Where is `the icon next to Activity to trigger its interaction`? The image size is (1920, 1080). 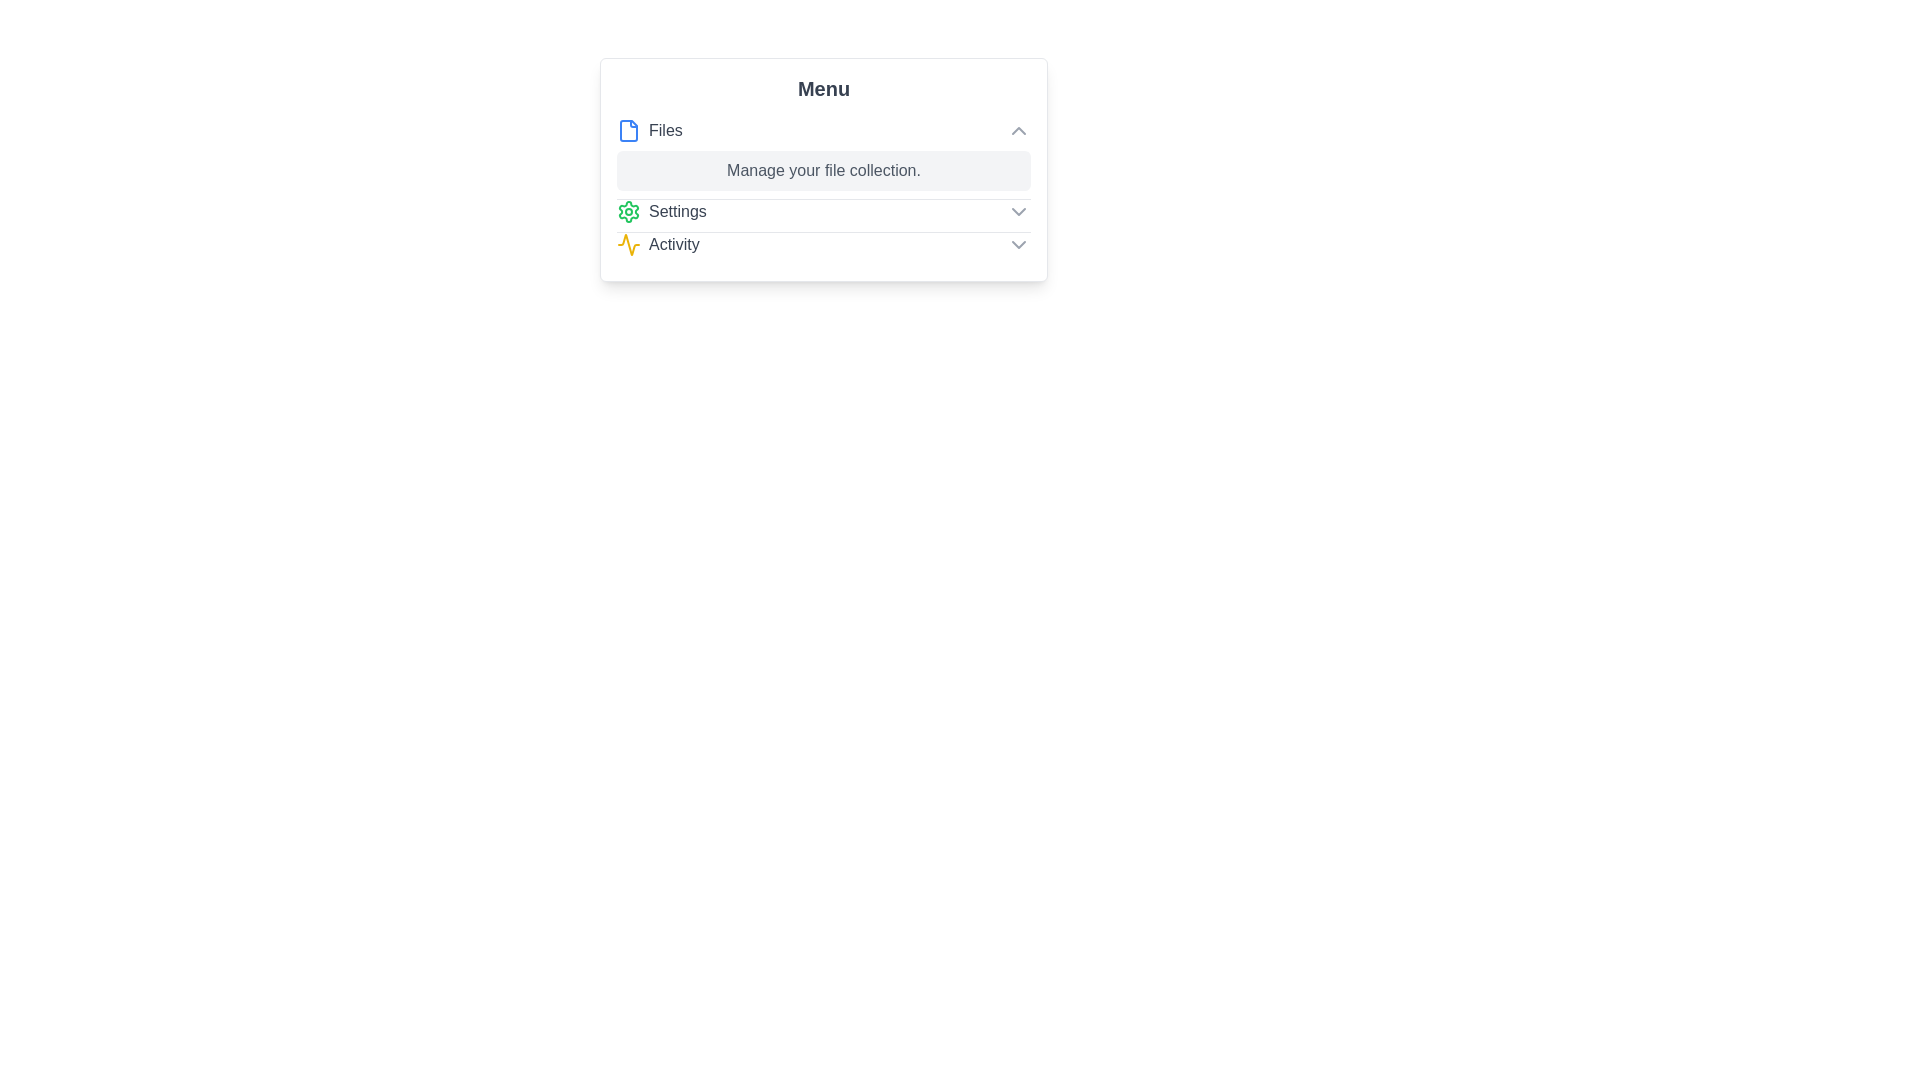
the icon next to Activity to trigger its interaction is located at coordinates (627, 244).